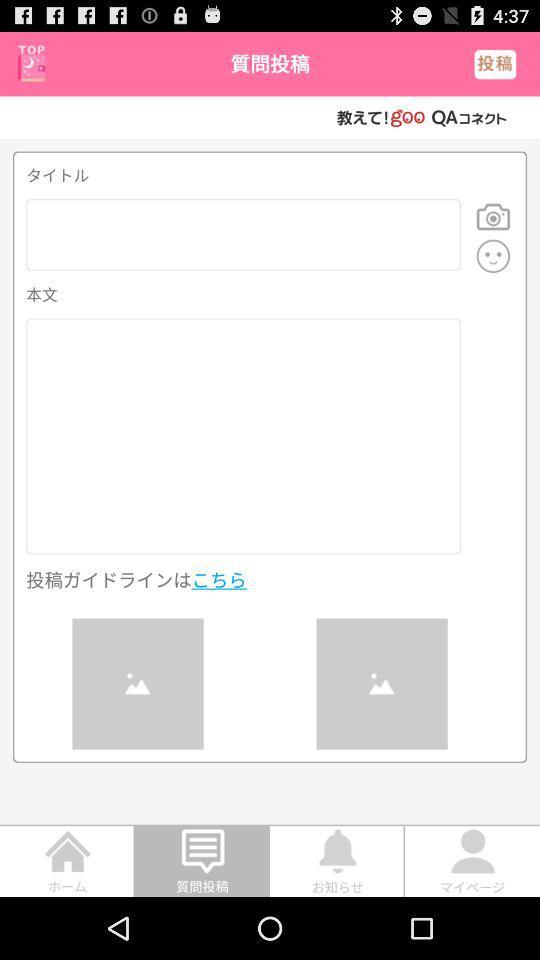 The image size is (540, 960). What do you see at coordinates (492, 273) in the screenshot?
I see `the emoji icon` at bounding box center [492, 273].